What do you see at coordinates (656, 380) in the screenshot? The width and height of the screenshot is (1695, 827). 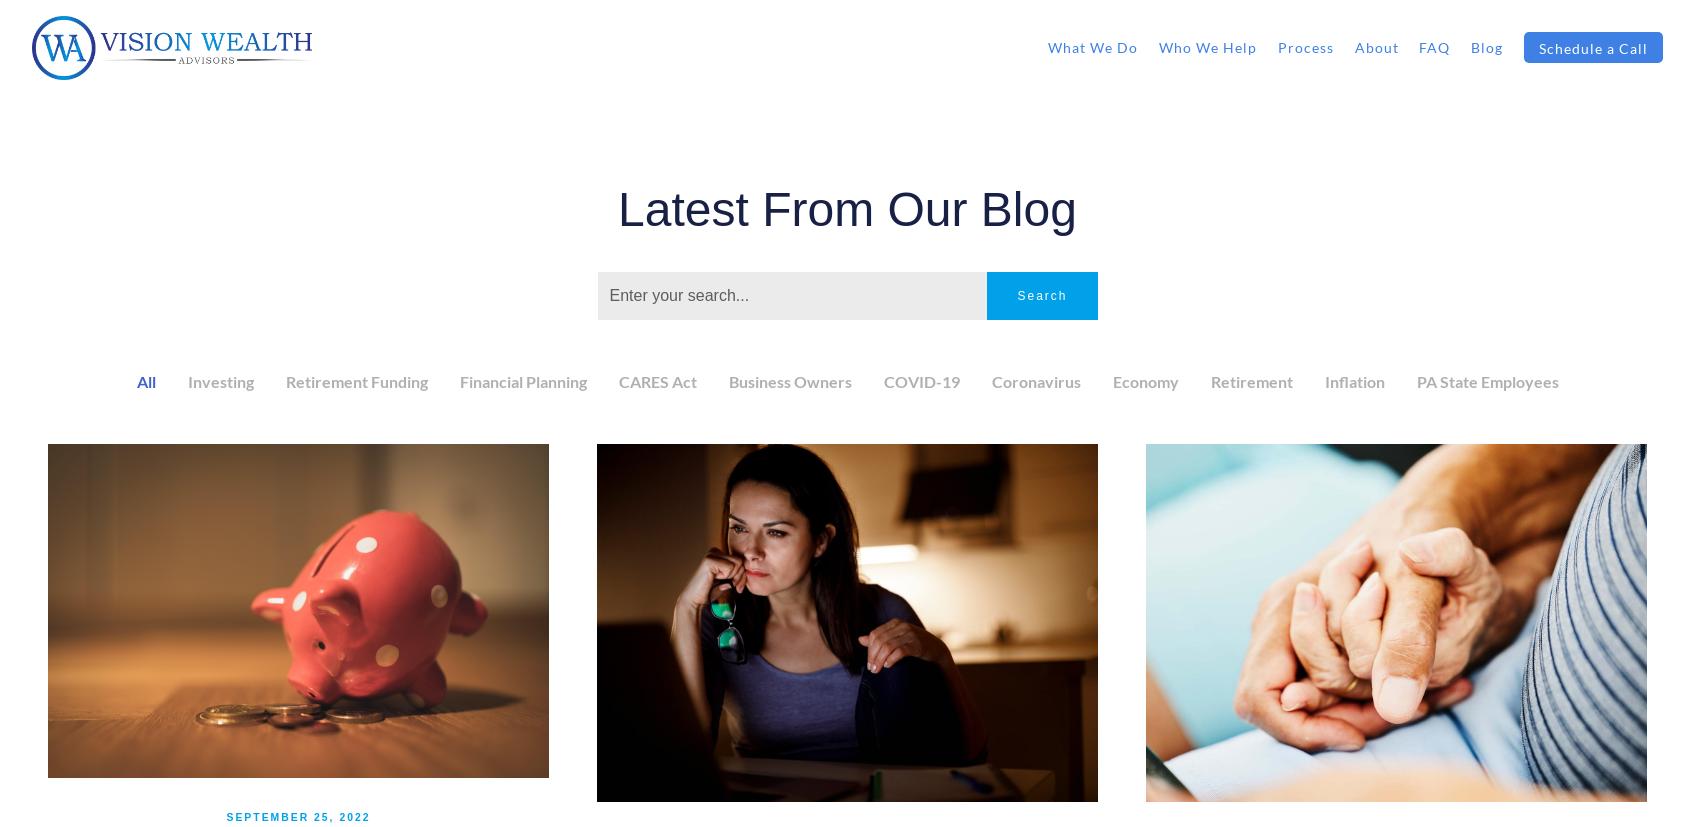 I see `'CARES Act'` at bounding box center [656, 380].